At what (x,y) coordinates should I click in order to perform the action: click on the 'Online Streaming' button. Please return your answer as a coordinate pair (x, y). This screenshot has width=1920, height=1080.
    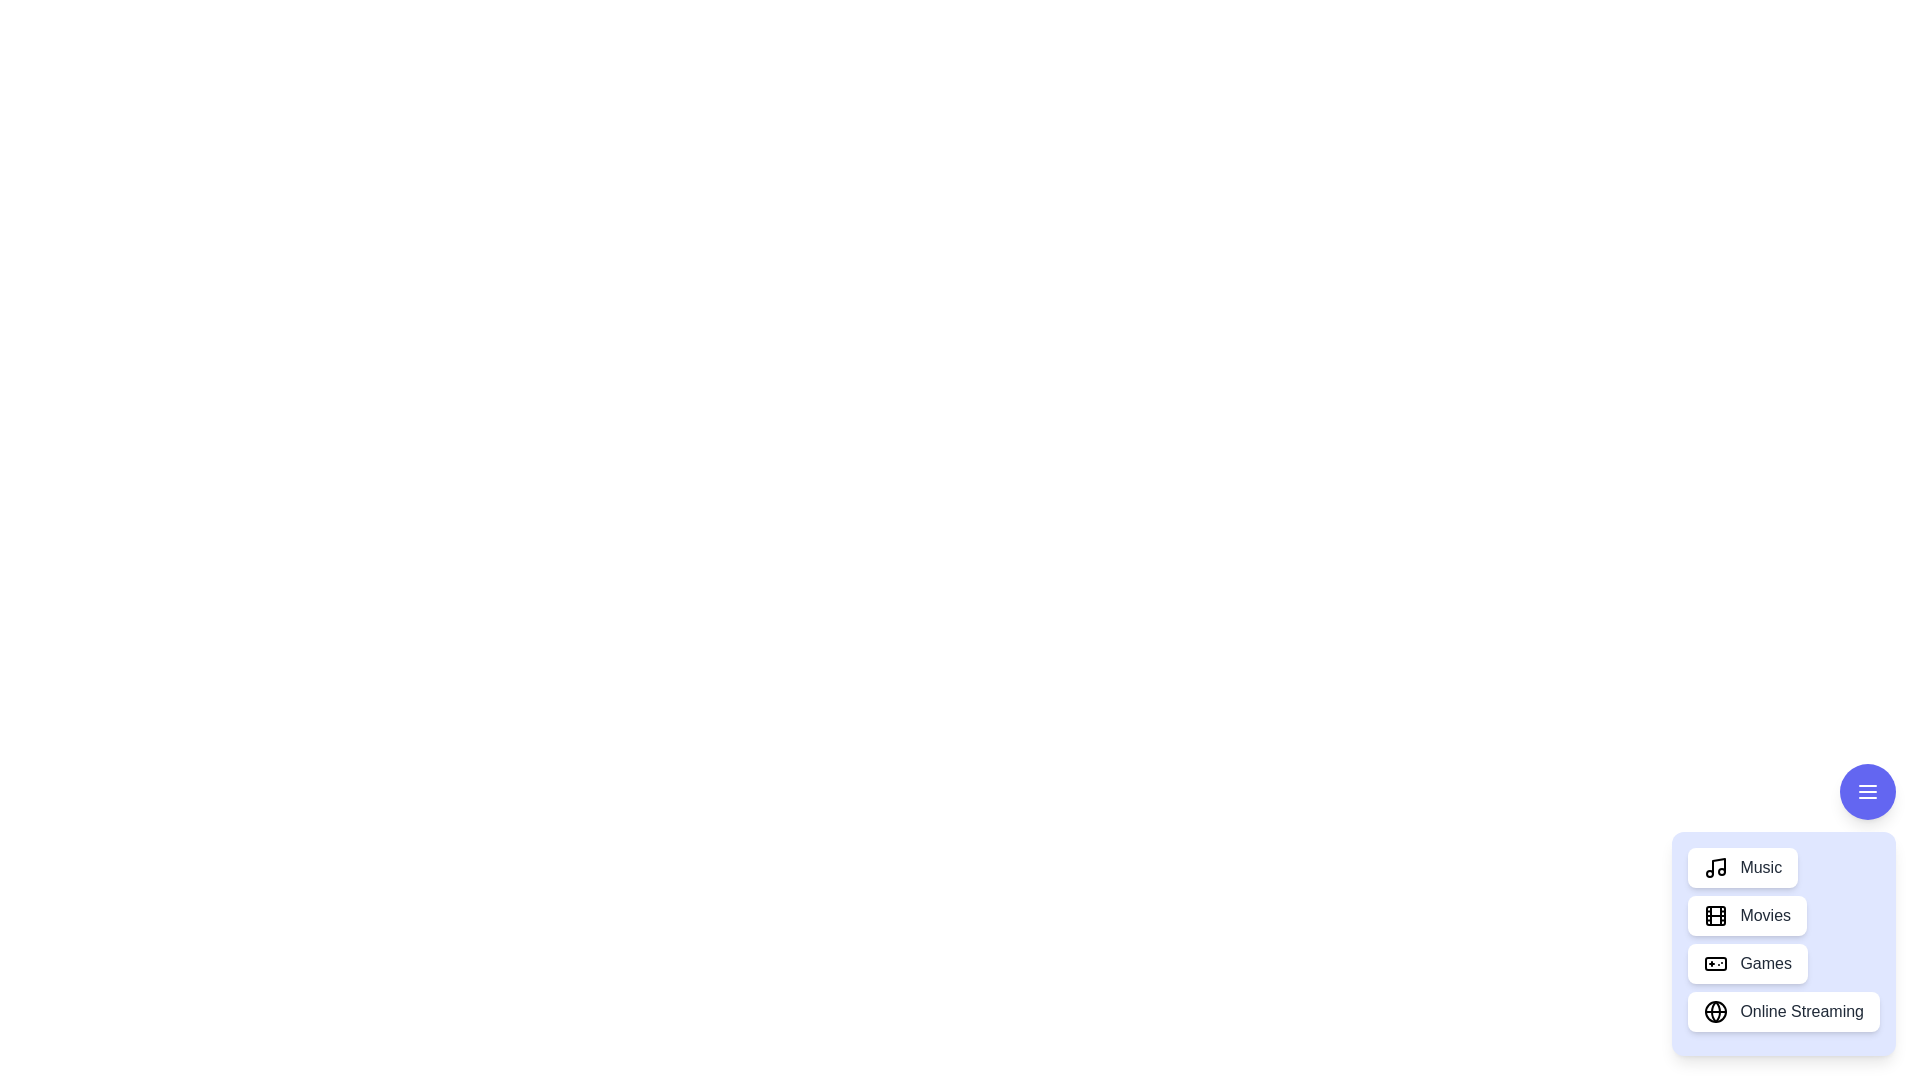
    Looking at the image, I should click on (1784, 1011).